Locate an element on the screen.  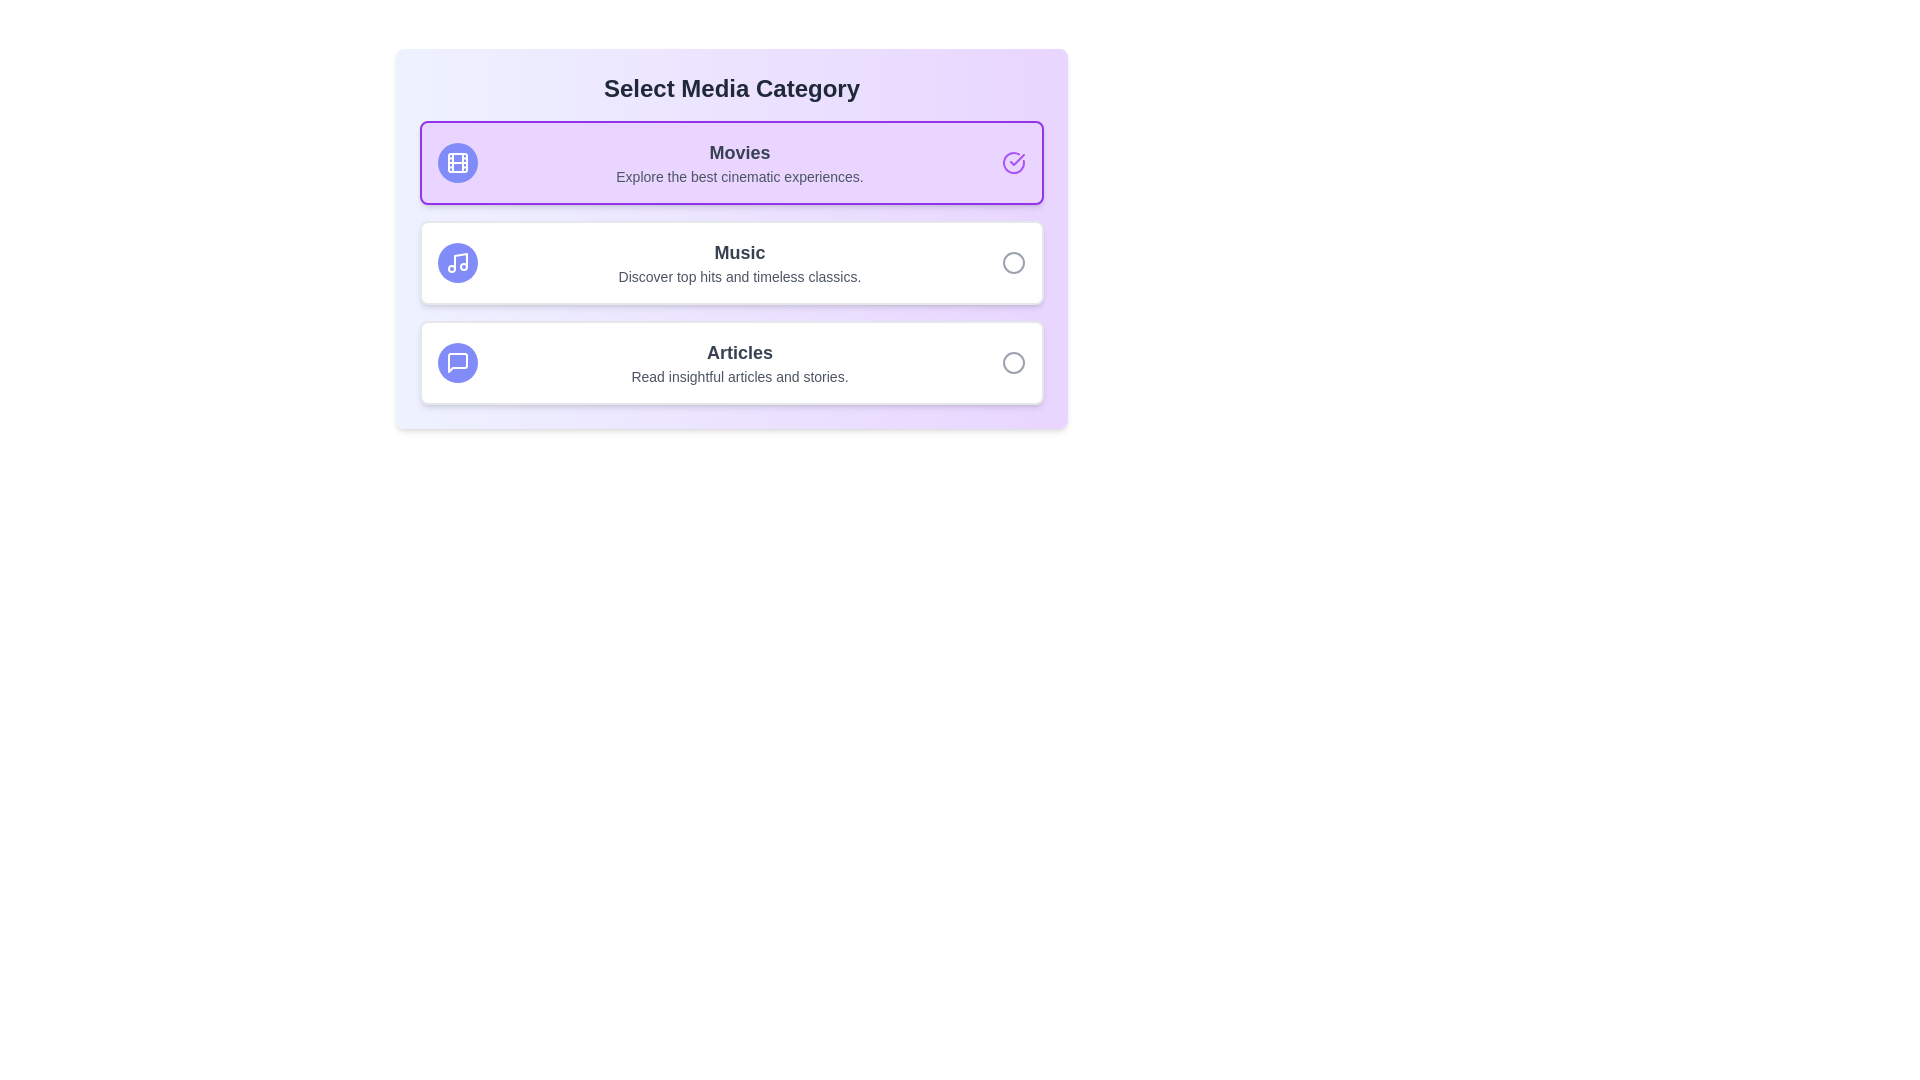
the 'Movies' category button in the media category selection interface is located at coordinates (730, 161).